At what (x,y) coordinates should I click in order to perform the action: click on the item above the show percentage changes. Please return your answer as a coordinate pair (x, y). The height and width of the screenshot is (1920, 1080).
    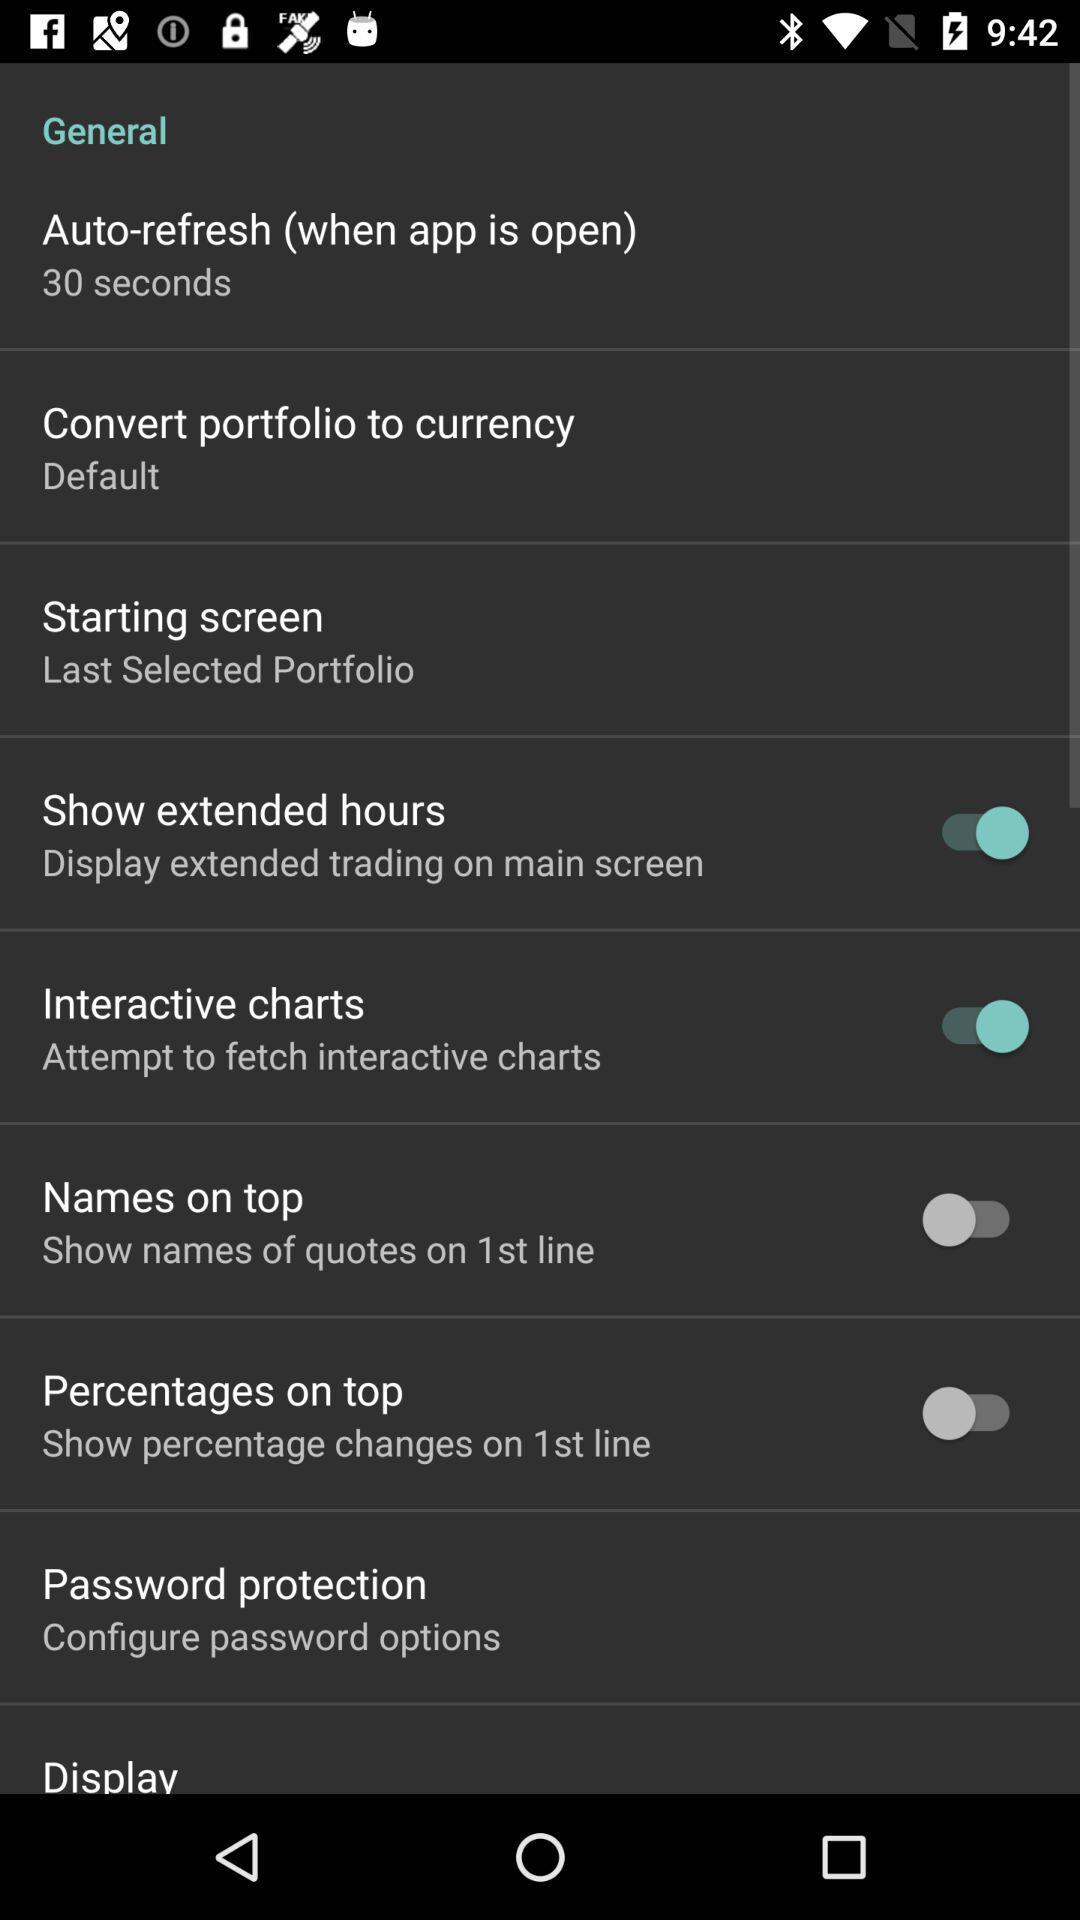
    Looking at the image, I should click on (222, 1387).